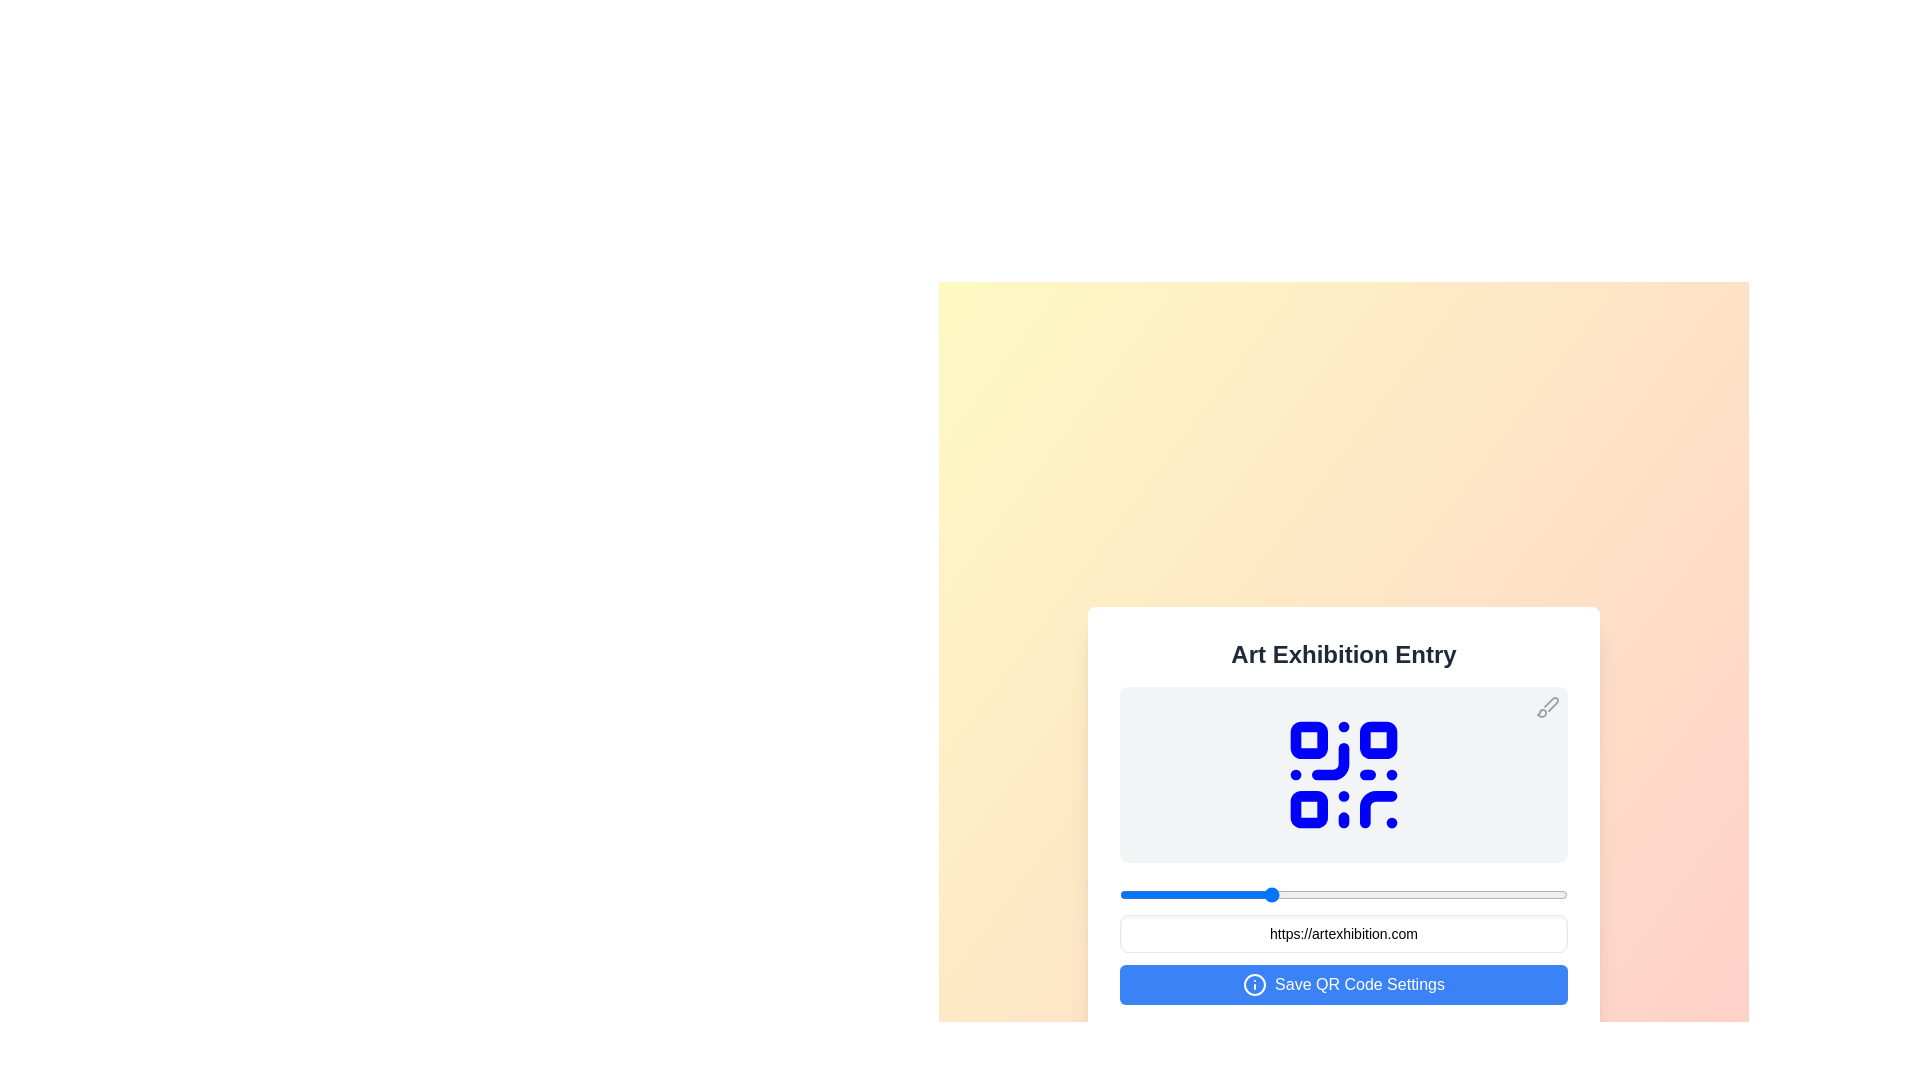 Image resolution: width=1920 pixels, height=1080 pixels. What do you see at coordinates (1344, 933) in the screenshot?
I see `inside the text input field labeled 'Update URL' to focus on it` at bounding box center [1344, 933].